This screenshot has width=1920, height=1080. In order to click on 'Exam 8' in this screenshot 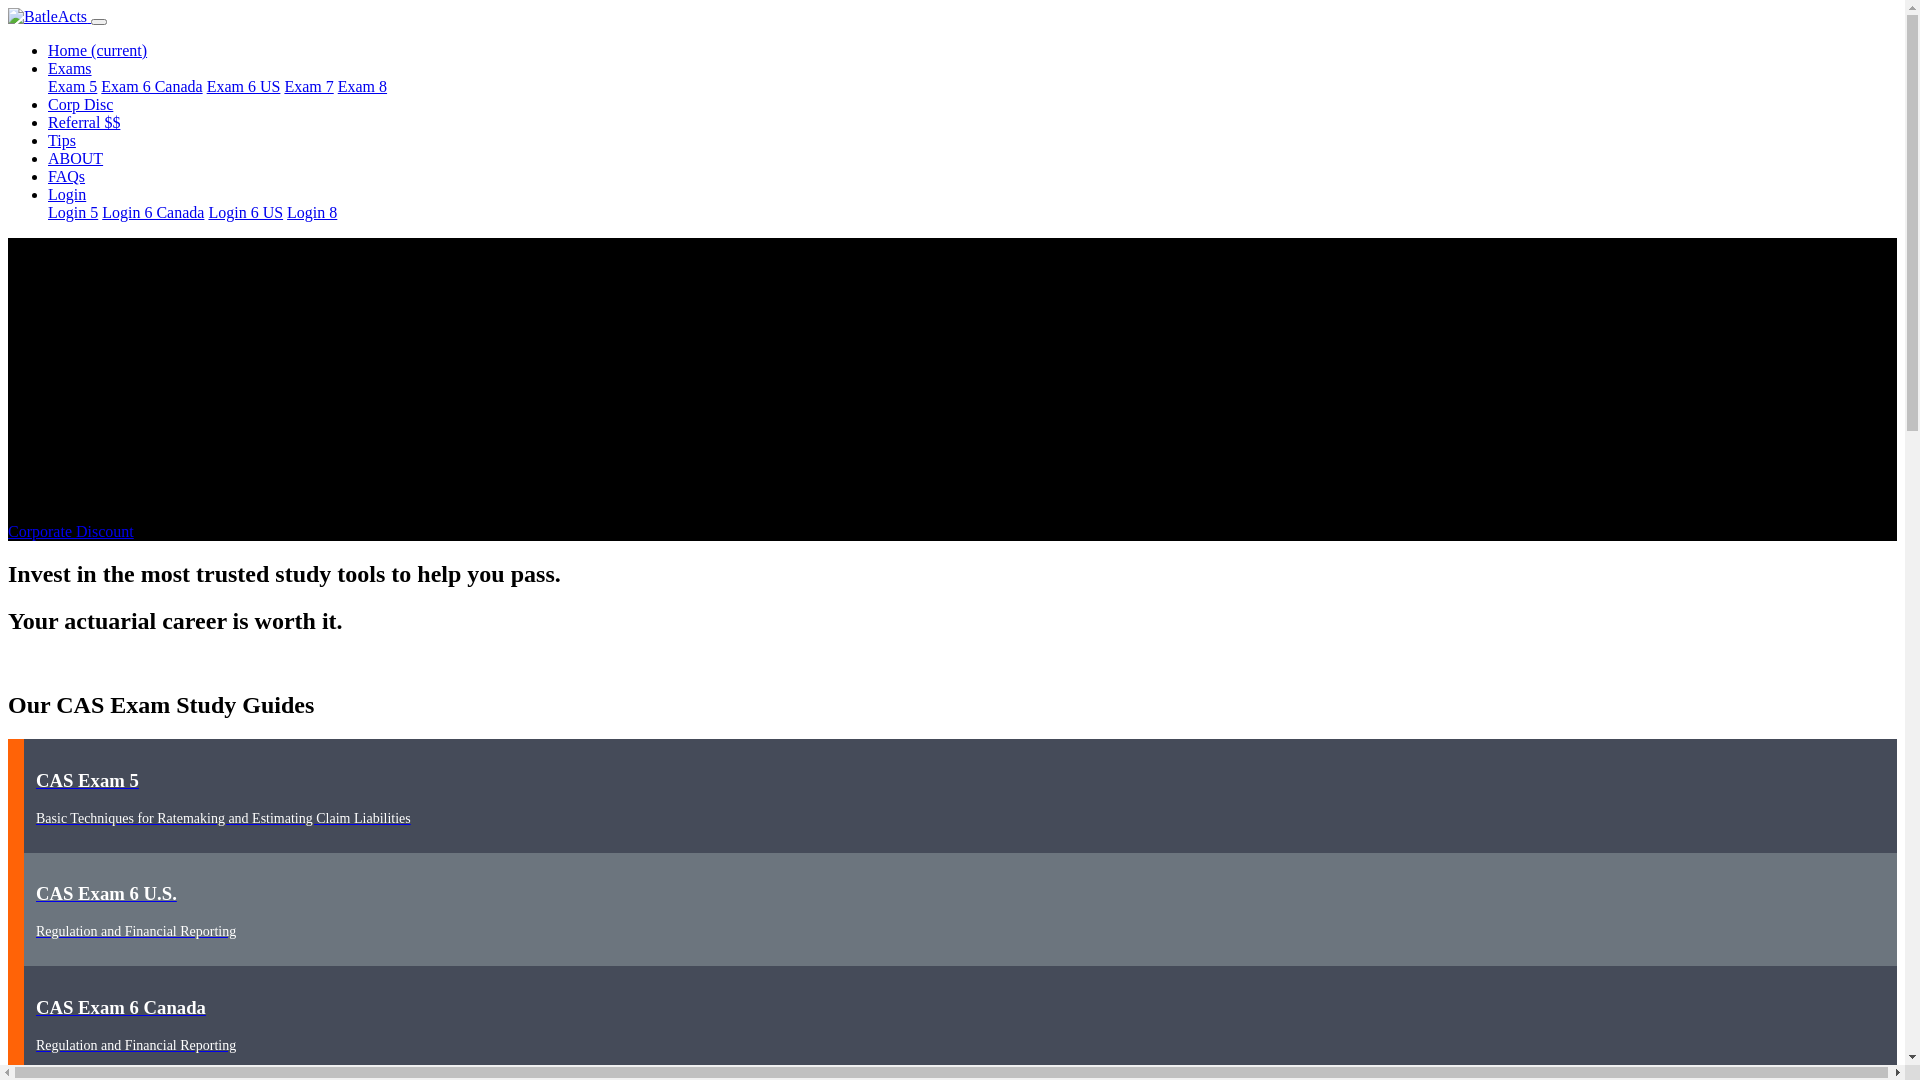, I will do `click(337, 85)`.